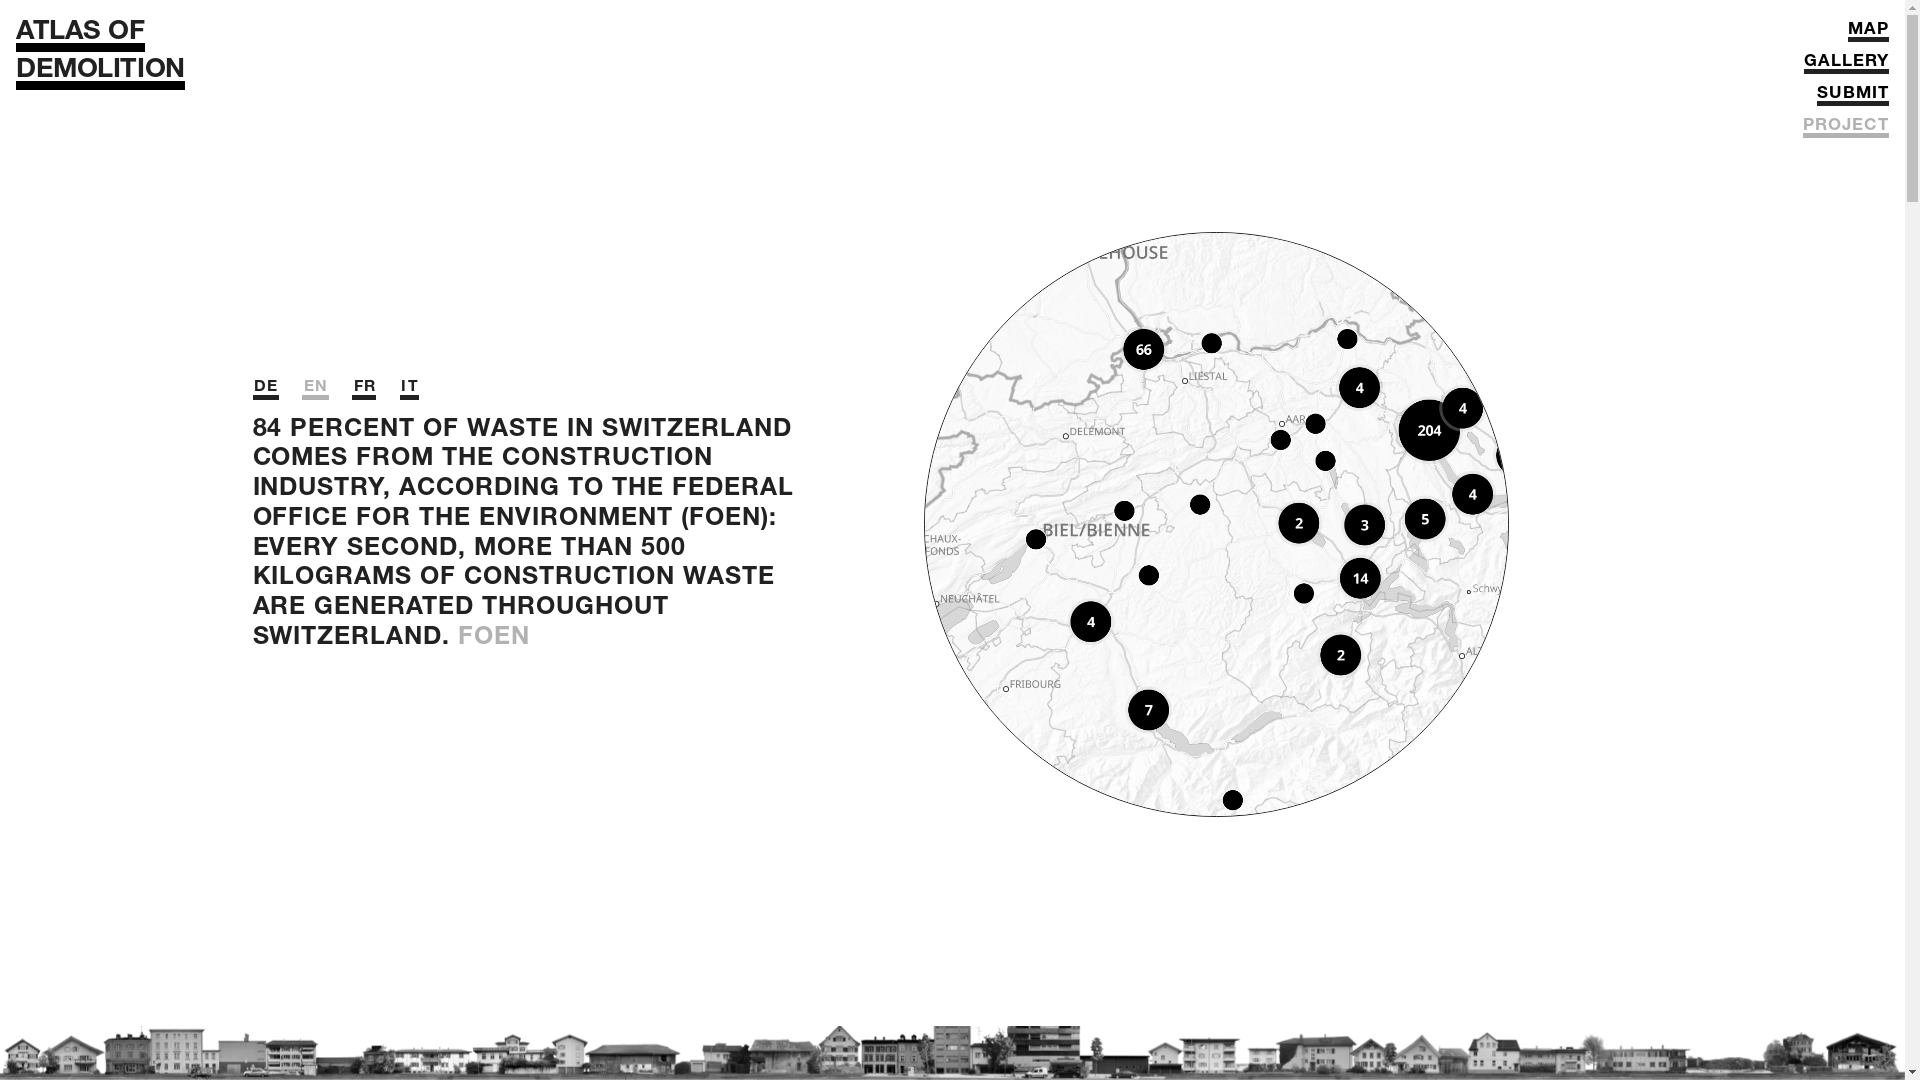 This screenshot has height=1080, width=1920. I want to click on 'GALLERY', so click(1804, 64).